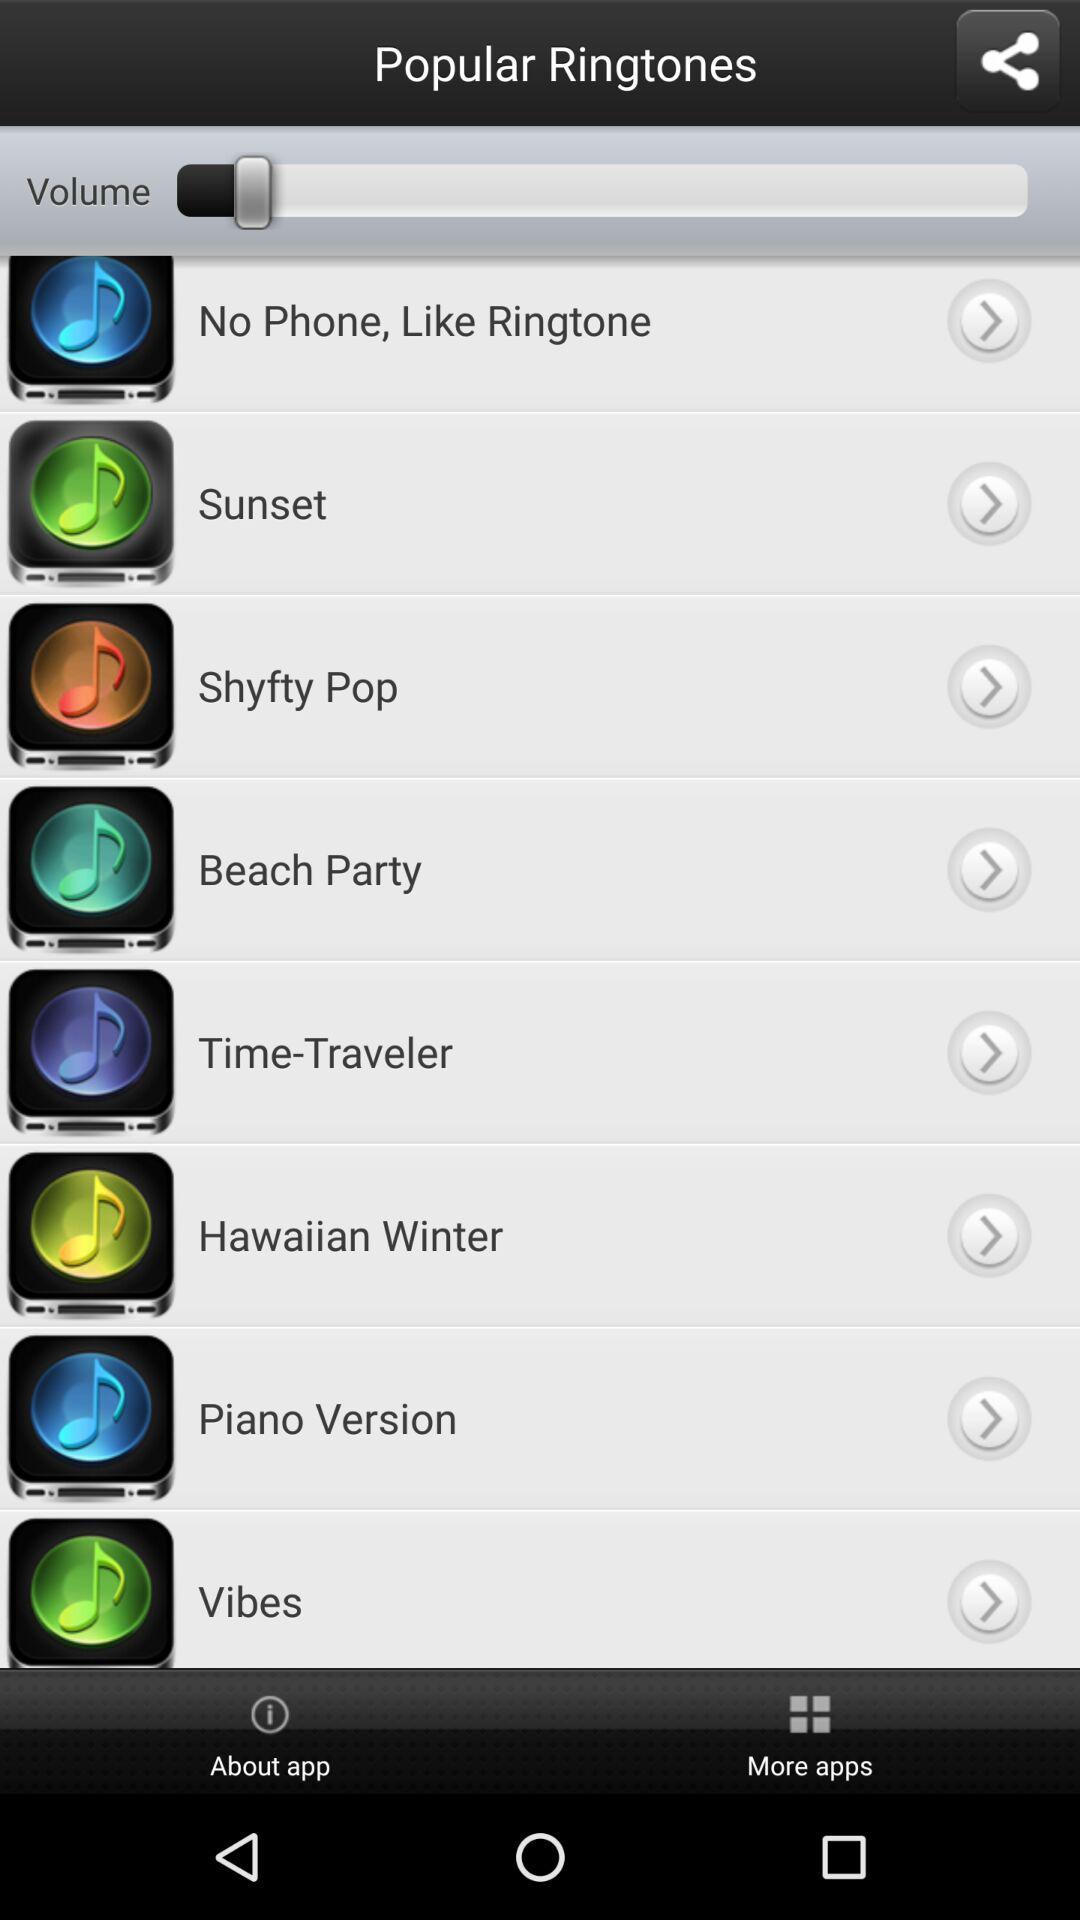 The width and height of the screenshot is (1080, 1920). What do you see at coordinates (987, 333) in the screenshot?
I see `play` at bounding box center [987, 333].